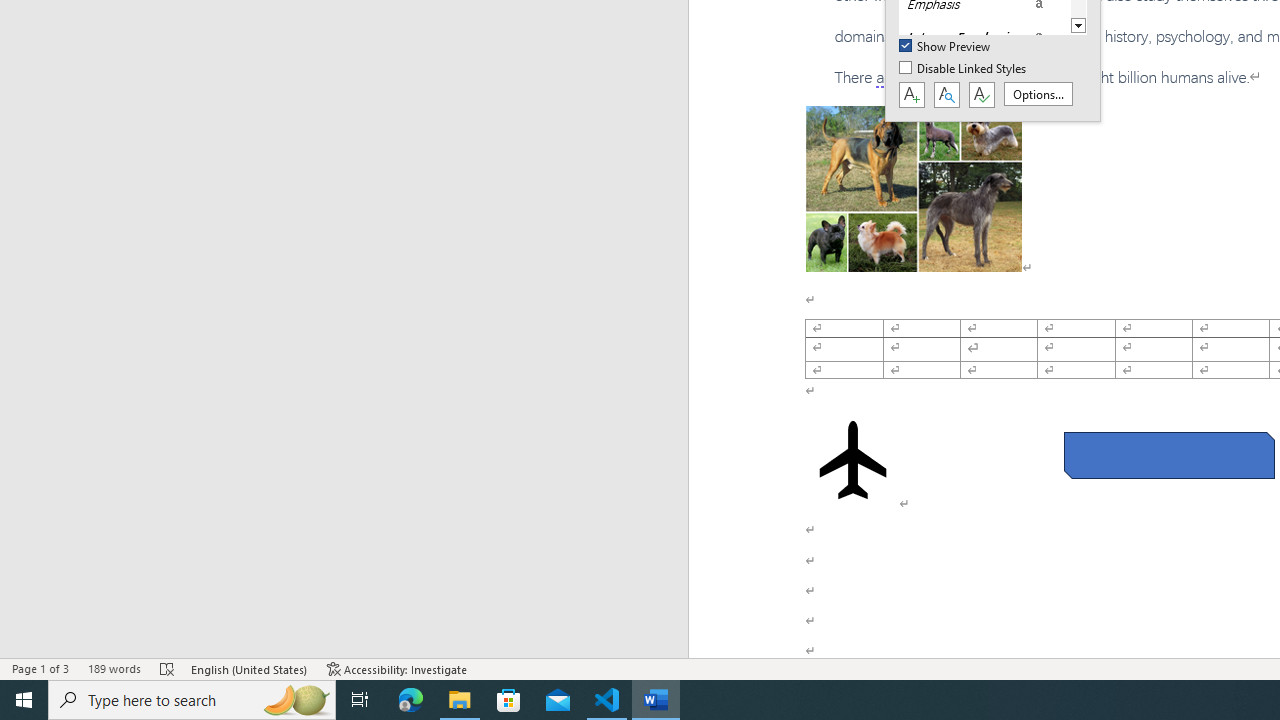 The width and height of the screenshot is (1280, 720). What do you see at coordinates (397, 669) in the screenshot?
I see `'Accessibility Checker Accessibility: Investigate'` at bounding box center [397, 669].